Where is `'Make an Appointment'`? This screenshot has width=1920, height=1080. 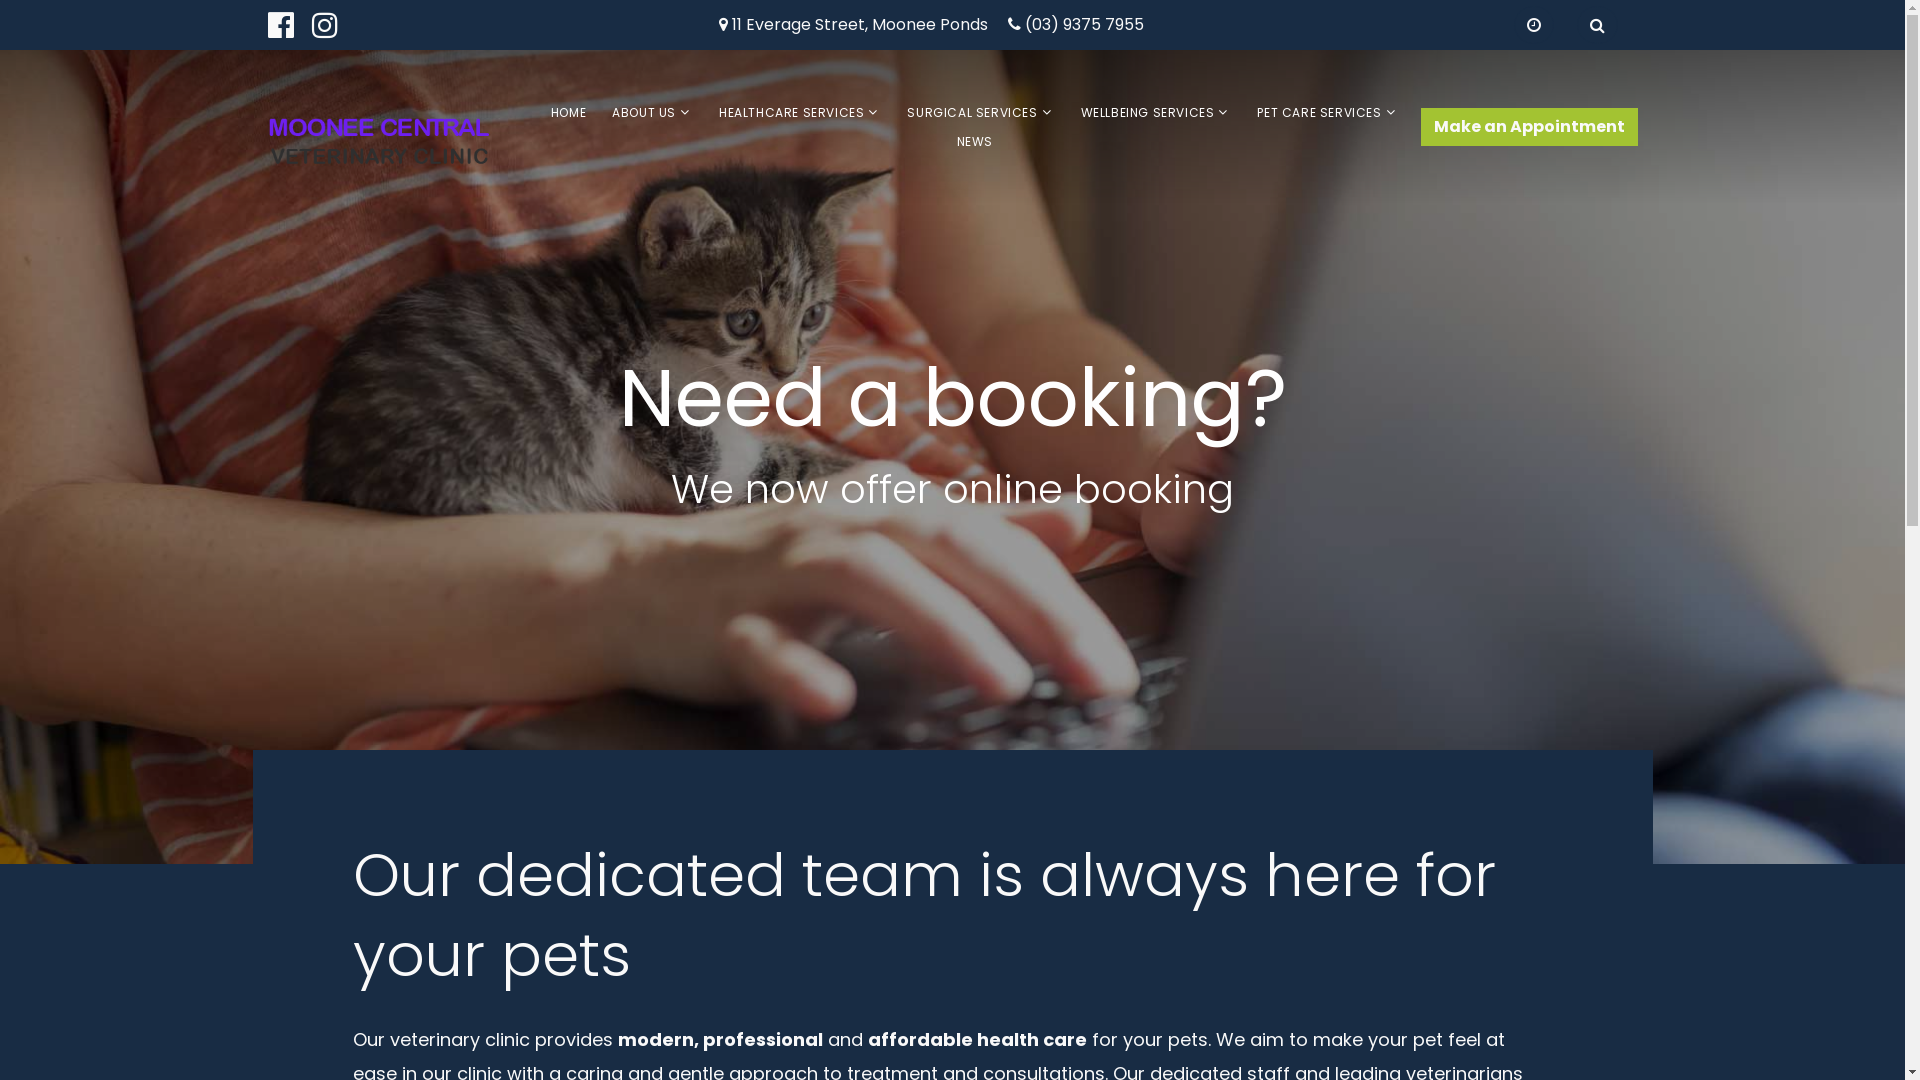 'Make an Appointment' is located at coordinates (1527, 127).